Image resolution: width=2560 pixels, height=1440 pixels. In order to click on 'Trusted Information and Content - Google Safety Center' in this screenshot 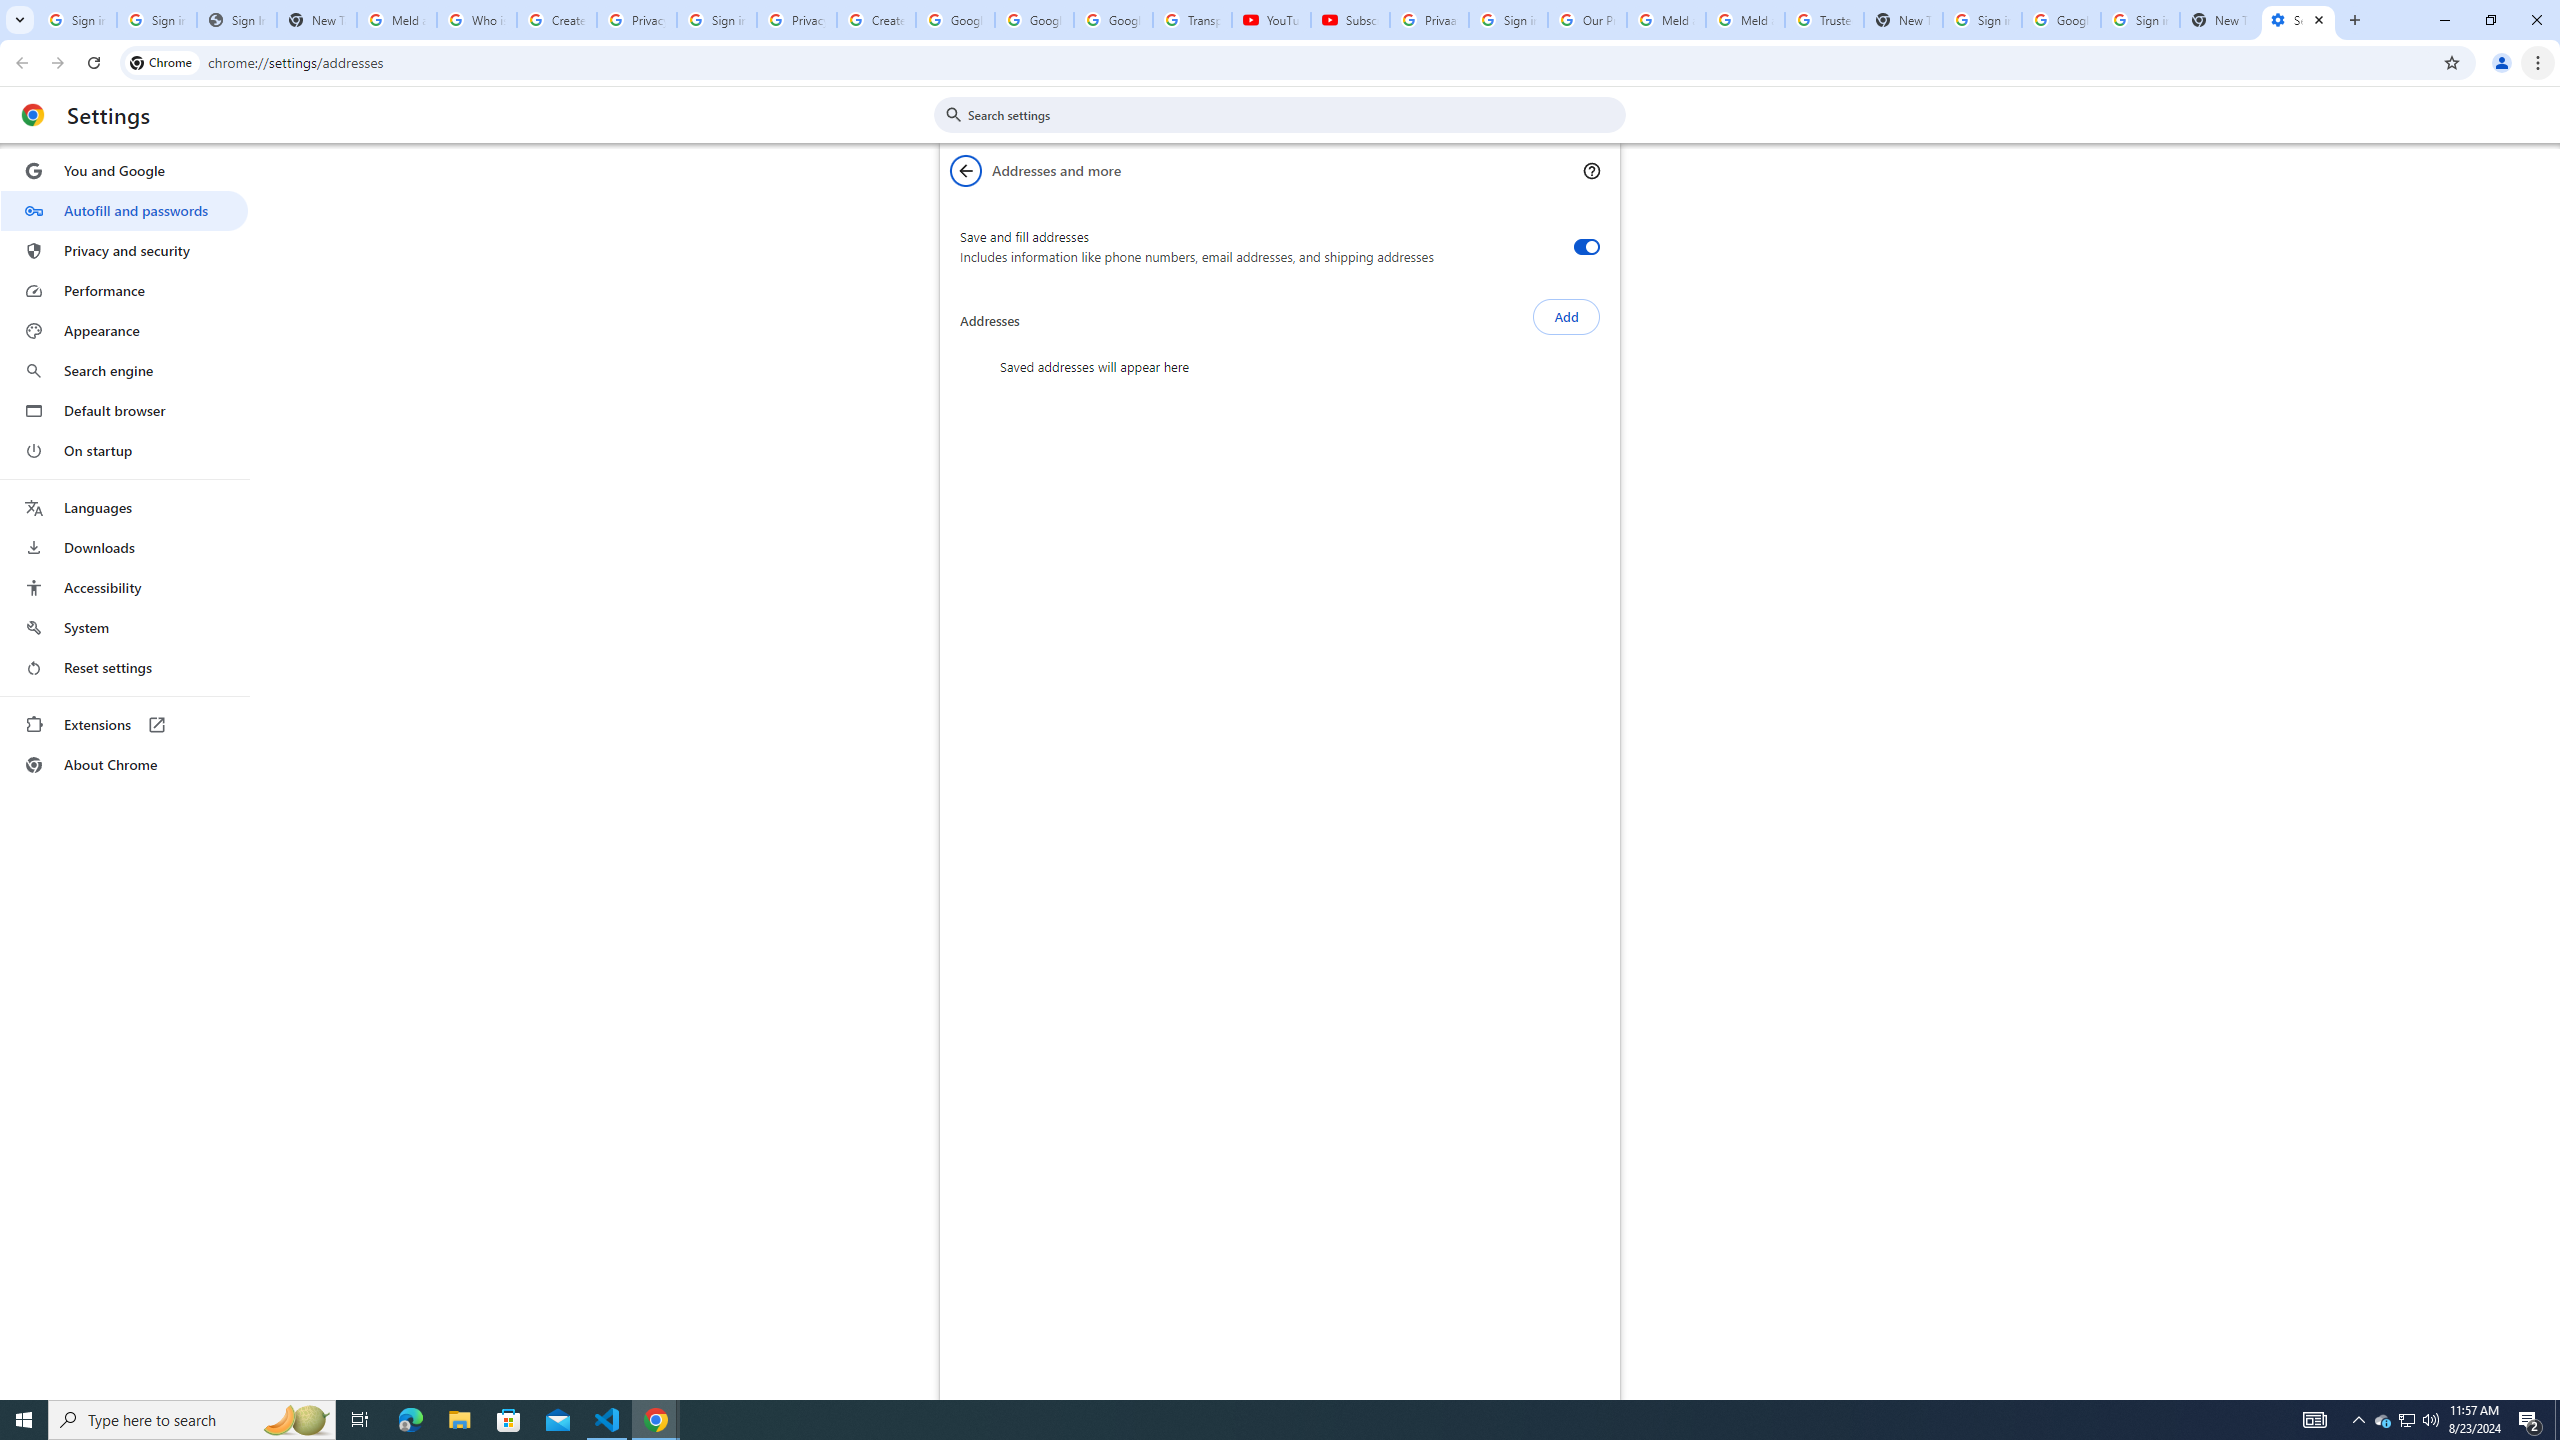, I will do `click(1825, 19)`.